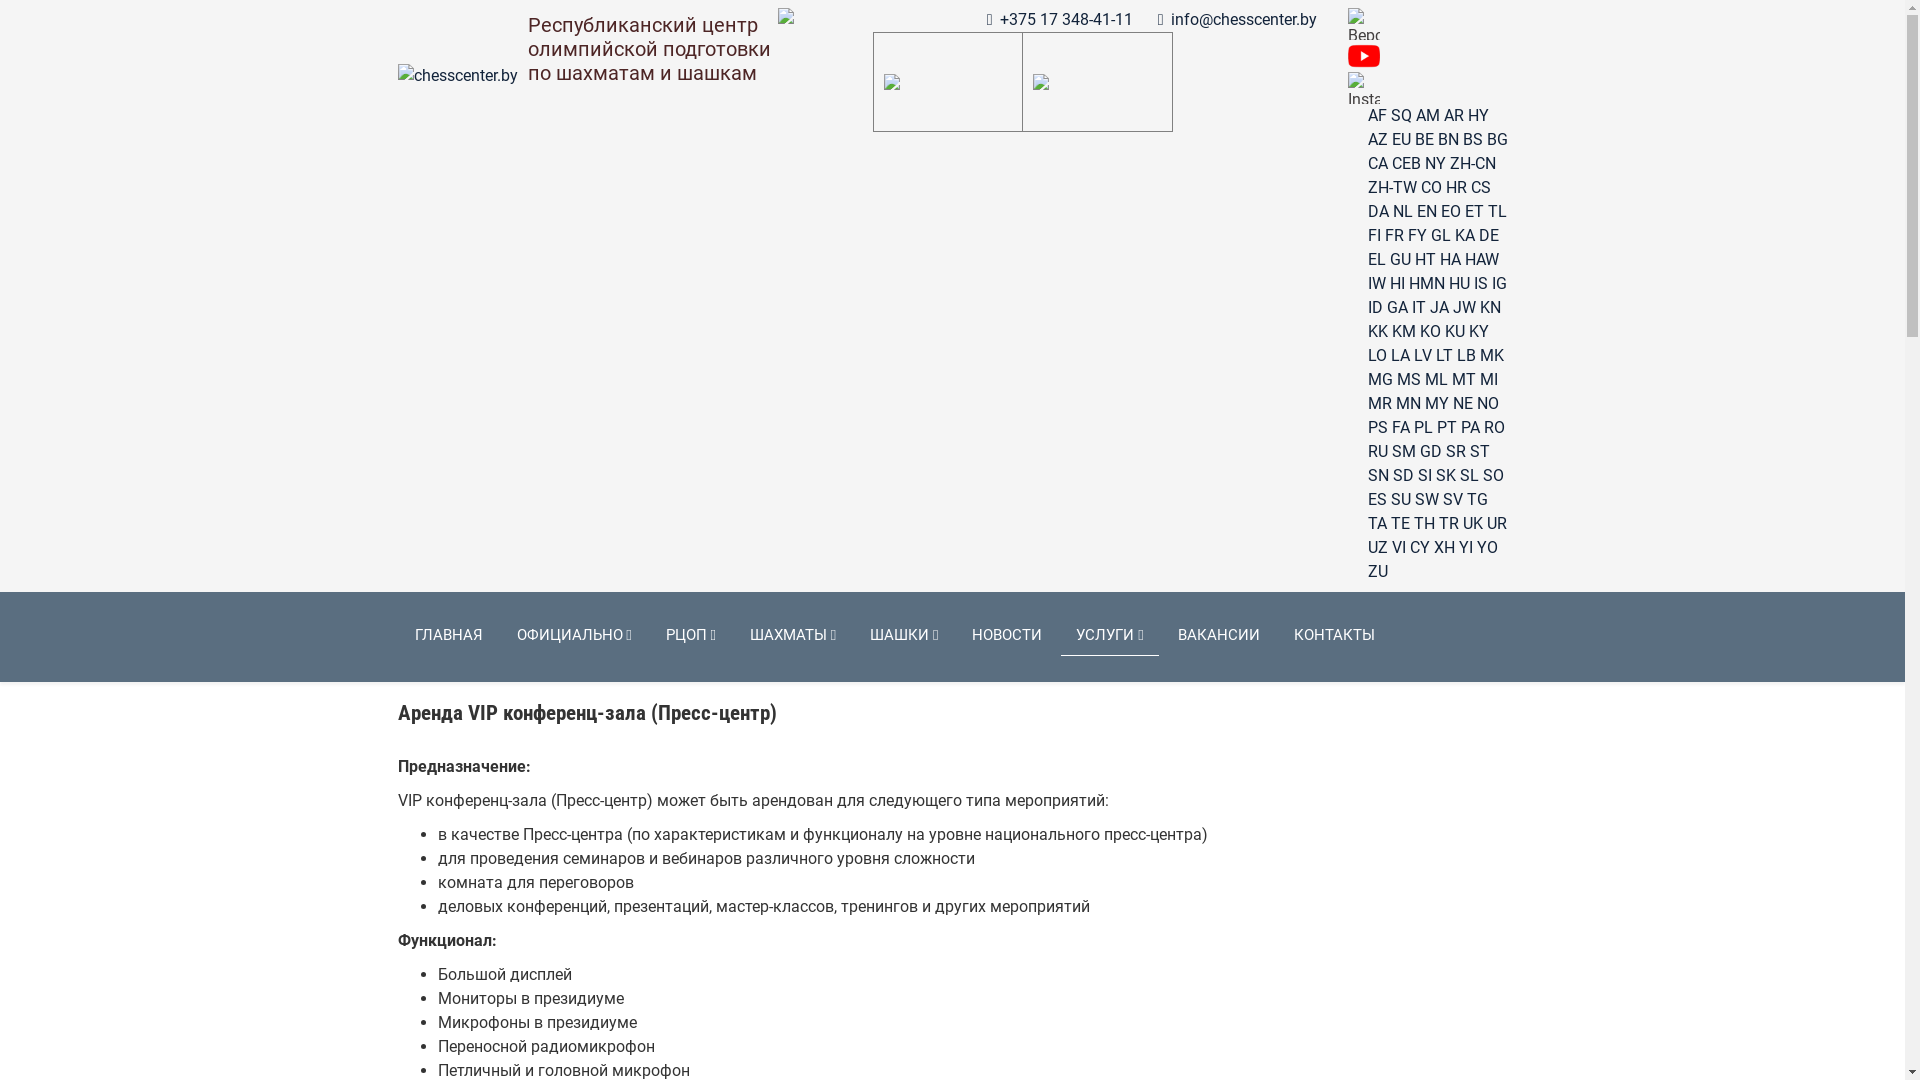 This screenshot has height=1080, width=1920. What do you see at coordinates (1473, 162) in the screenshot?
I see `'ZH-CN'` at bounding box center [1473, 162].